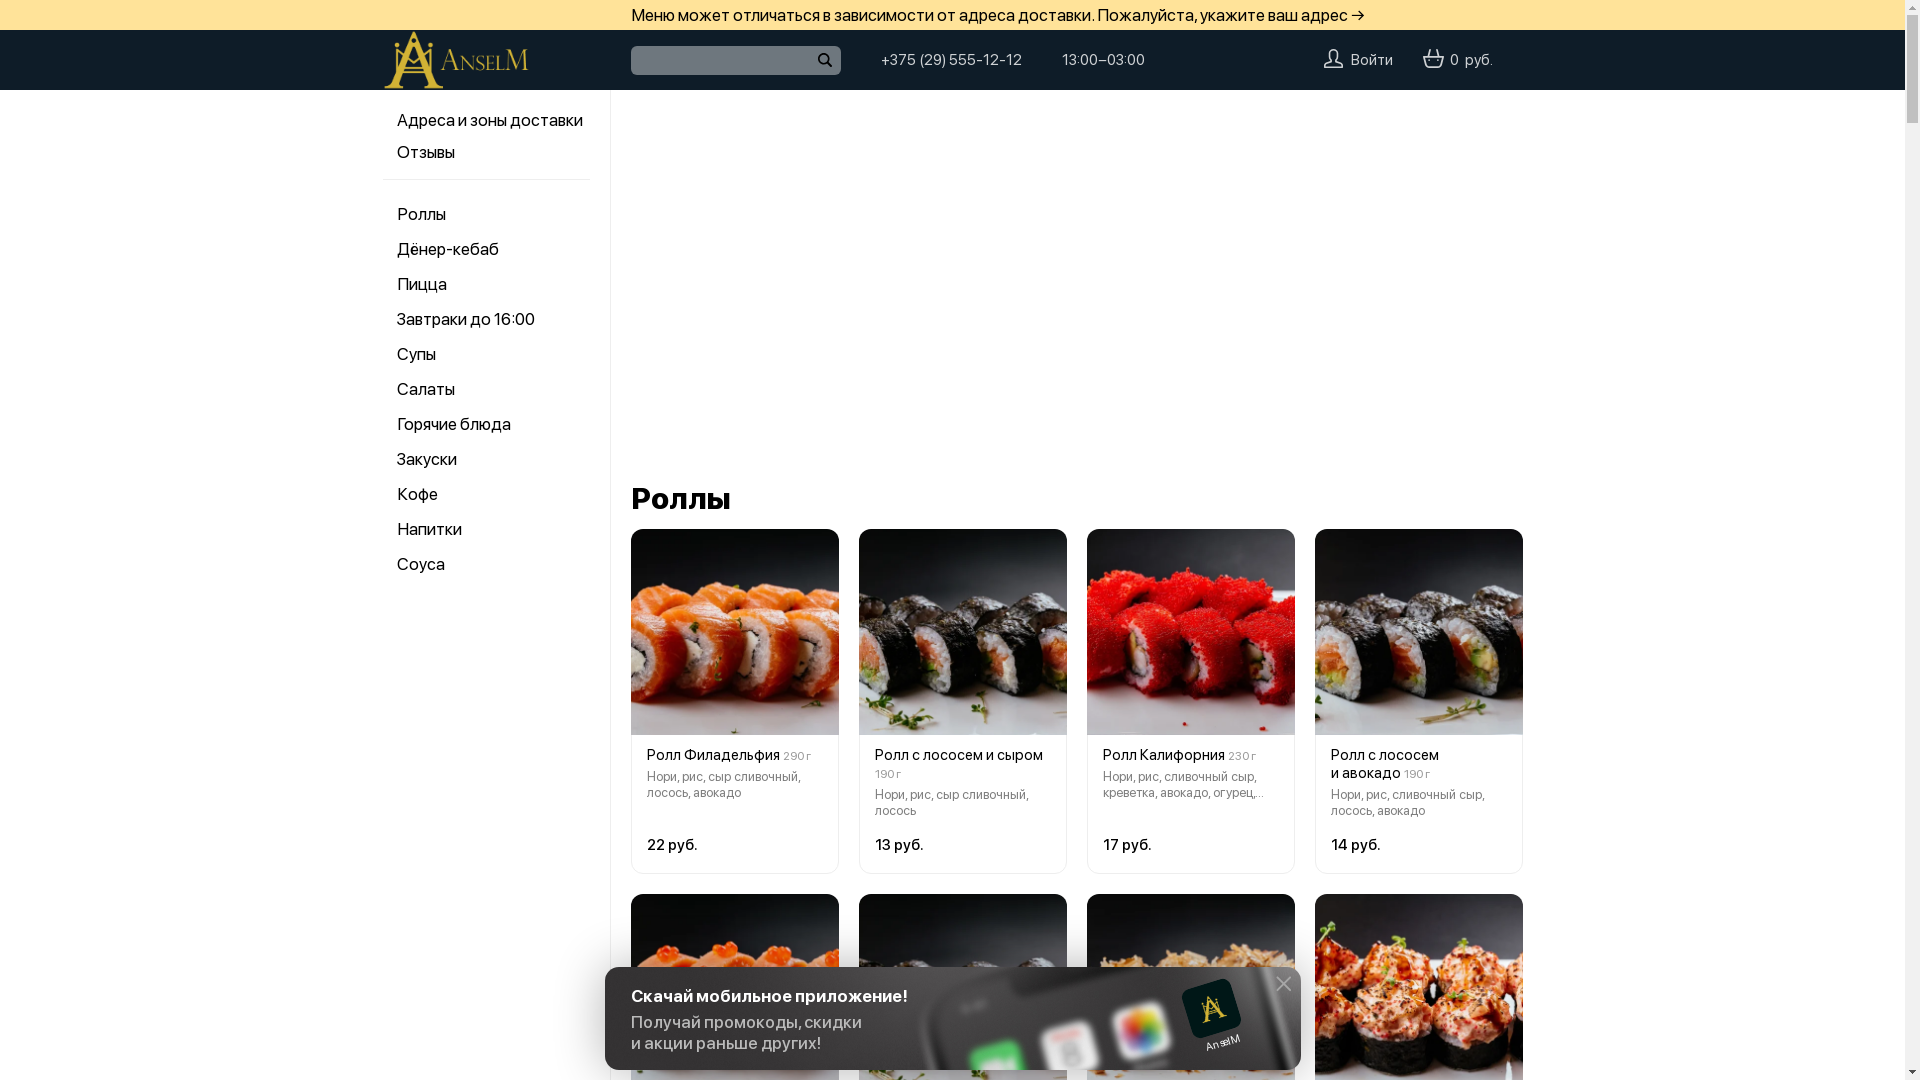  I want to click on '+375 (29) 555-12-12', so click(879, 59).